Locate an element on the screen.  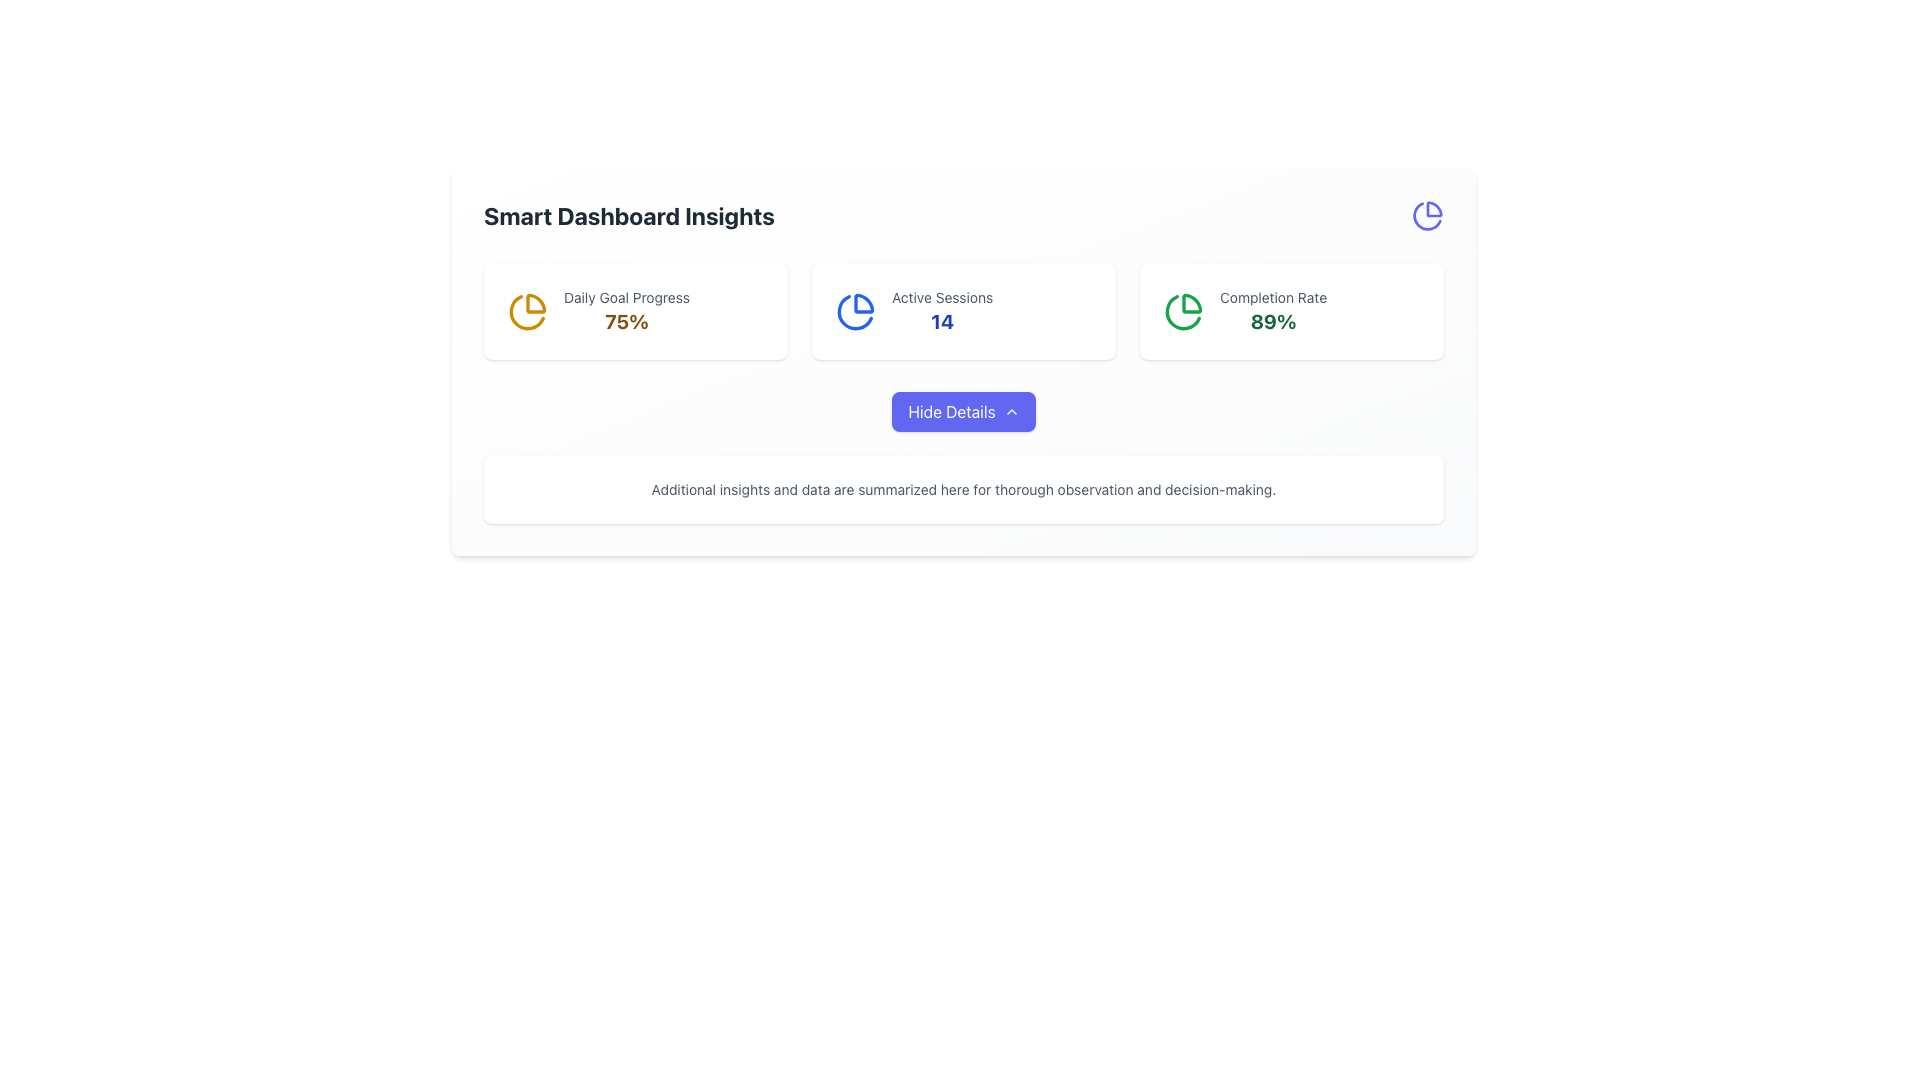
the Decorative icon - pie chart representing the 'Daily Goal Progress' metric located at the top-left corner of the 'Daily Goal Progress 75%' card is located at coordinates (528, 312).